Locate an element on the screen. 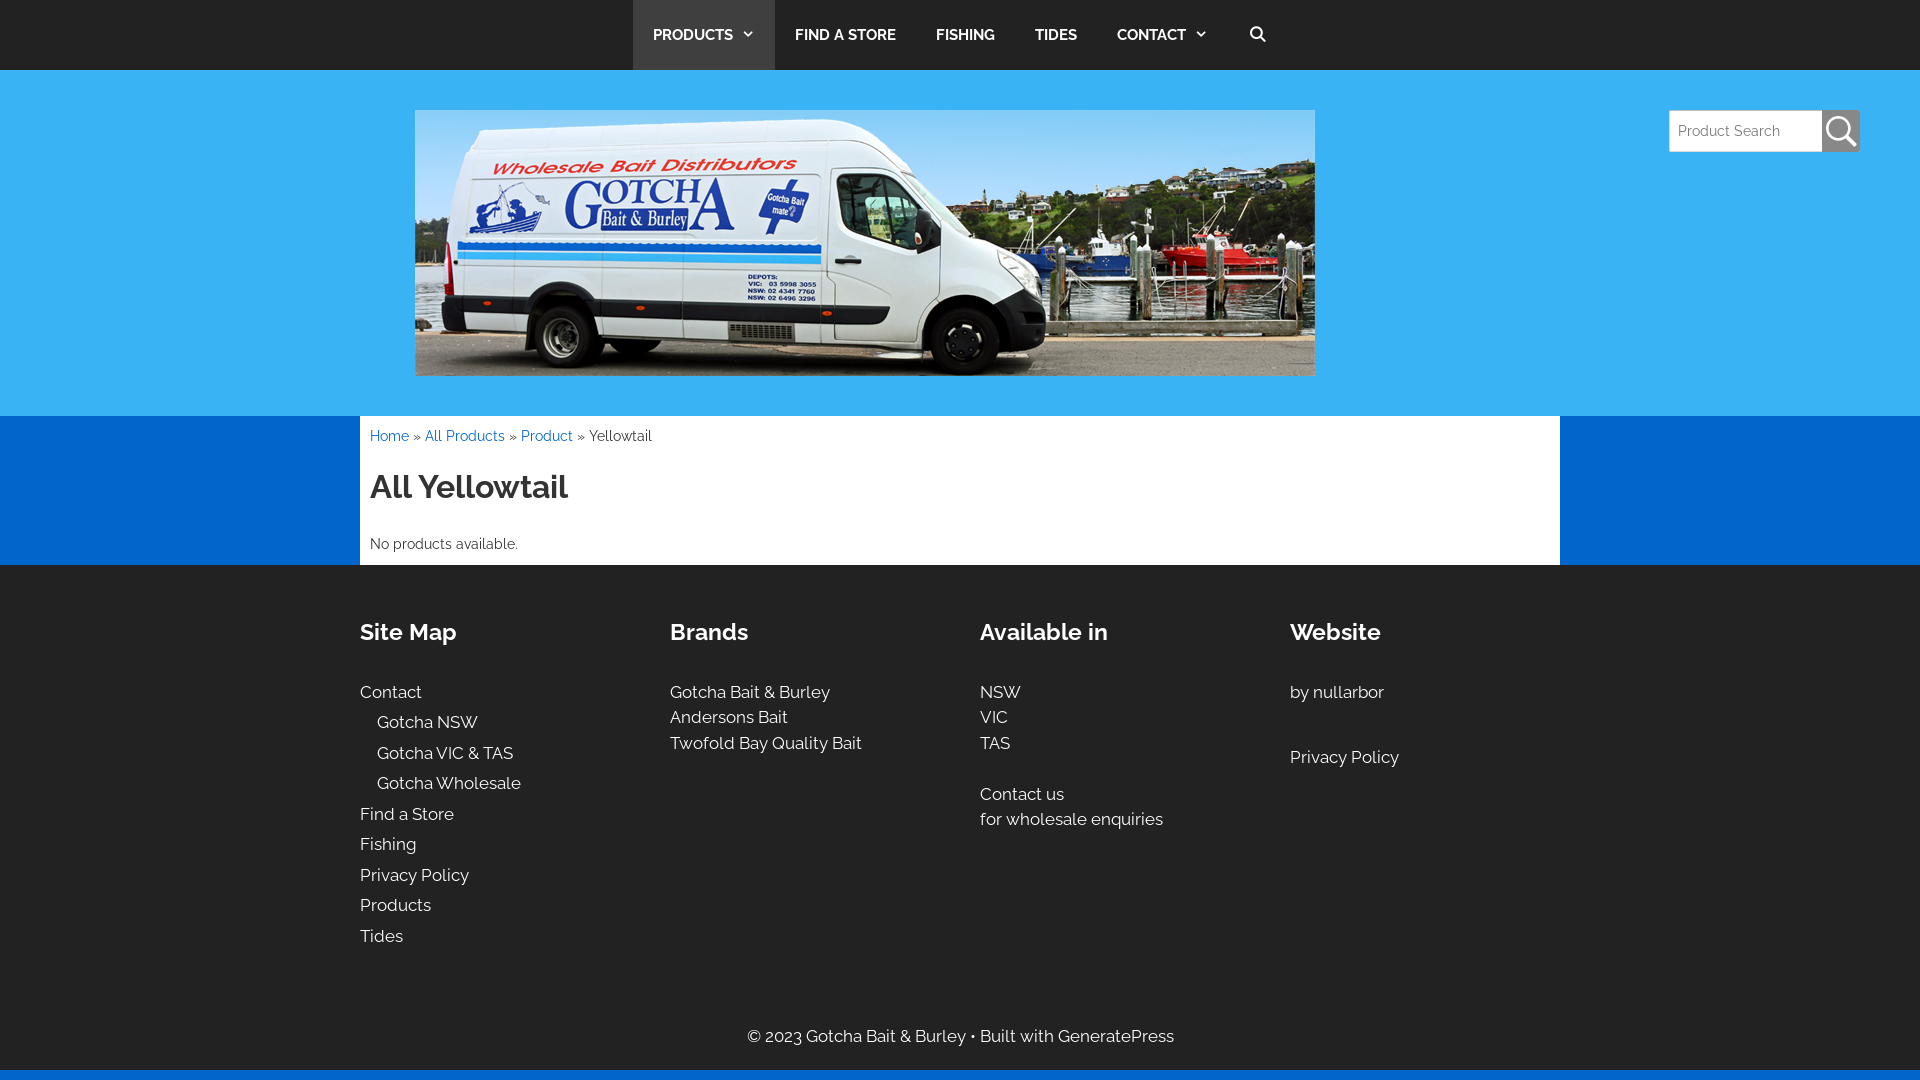 The width and height of the screenshot is (1920, 1080). 'NSW' is located at coordinates (1000, 690).